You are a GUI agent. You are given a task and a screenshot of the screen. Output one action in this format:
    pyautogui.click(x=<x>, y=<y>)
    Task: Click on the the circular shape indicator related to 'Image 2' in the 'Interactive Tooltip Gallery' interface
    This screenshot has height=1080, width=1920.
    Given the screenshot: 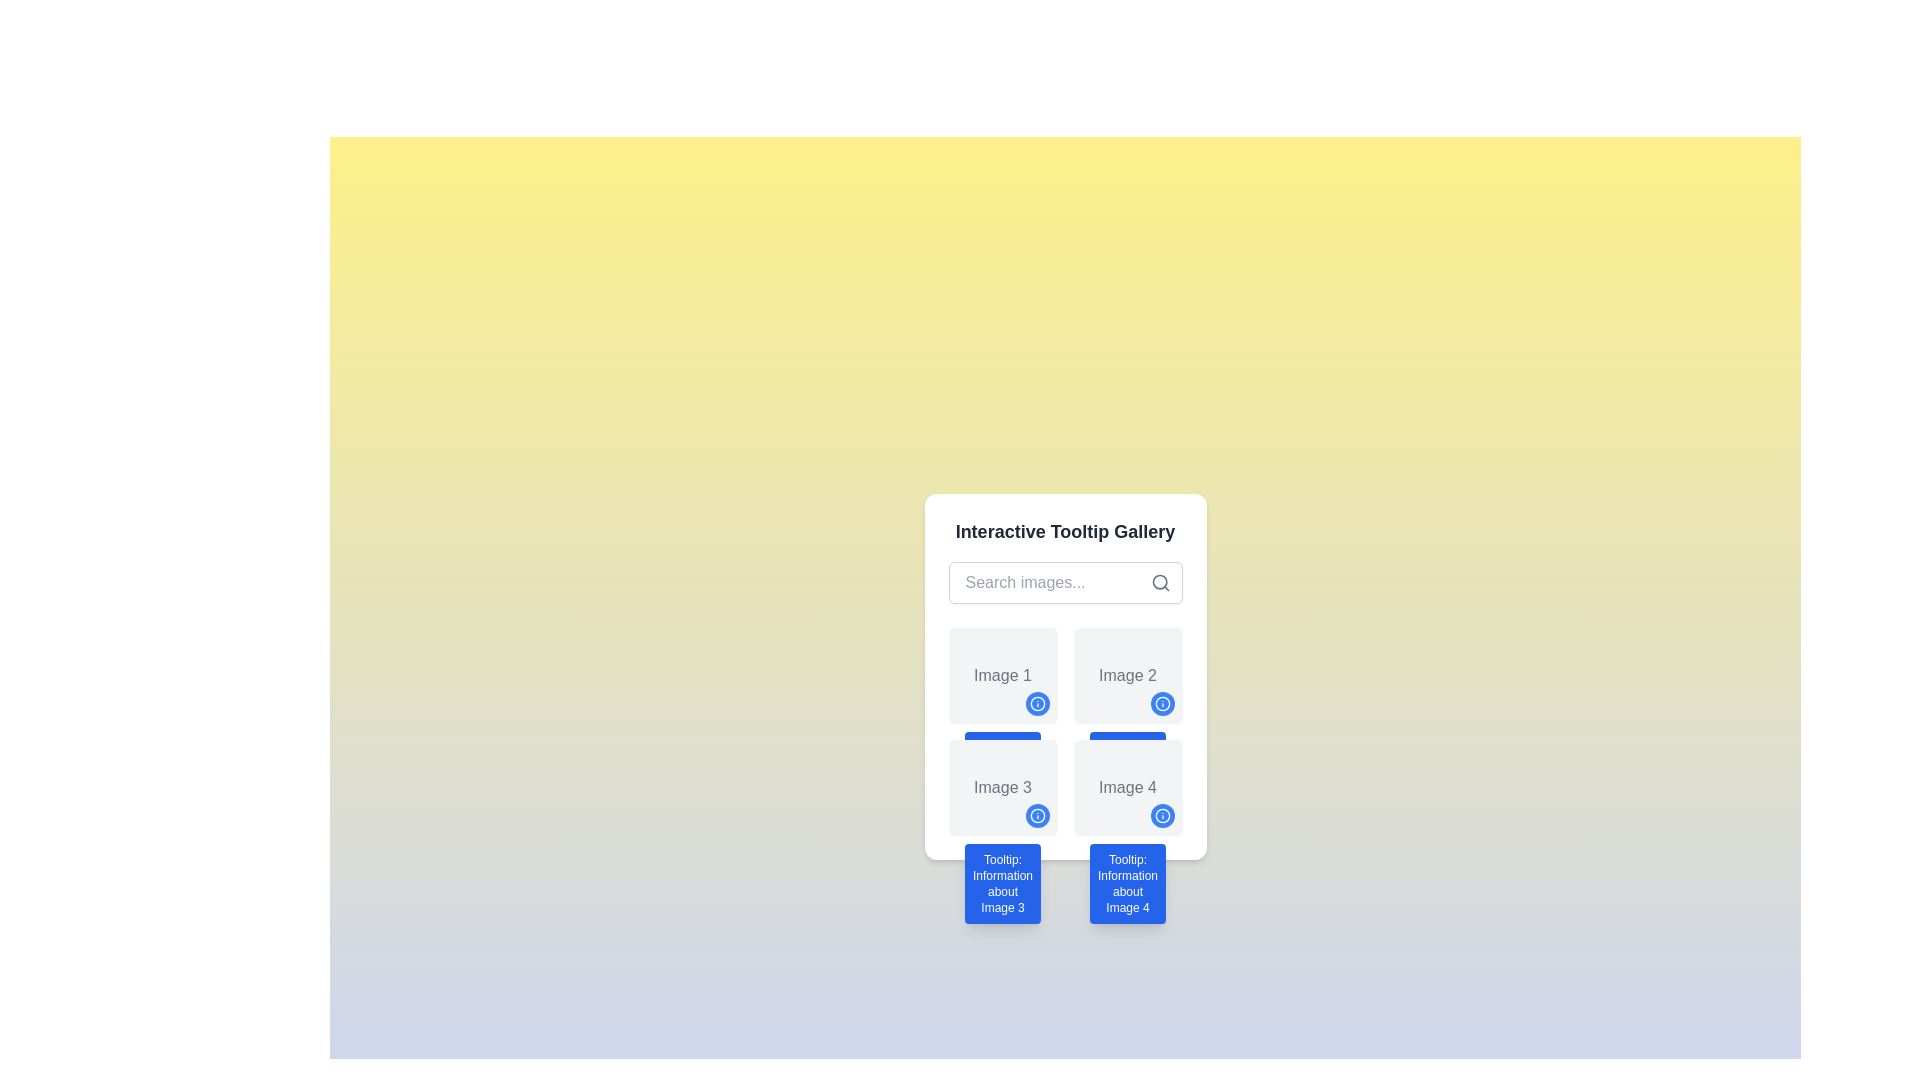 What is the action you would take?
    pyautogui.click(x=1162, y=703)
    